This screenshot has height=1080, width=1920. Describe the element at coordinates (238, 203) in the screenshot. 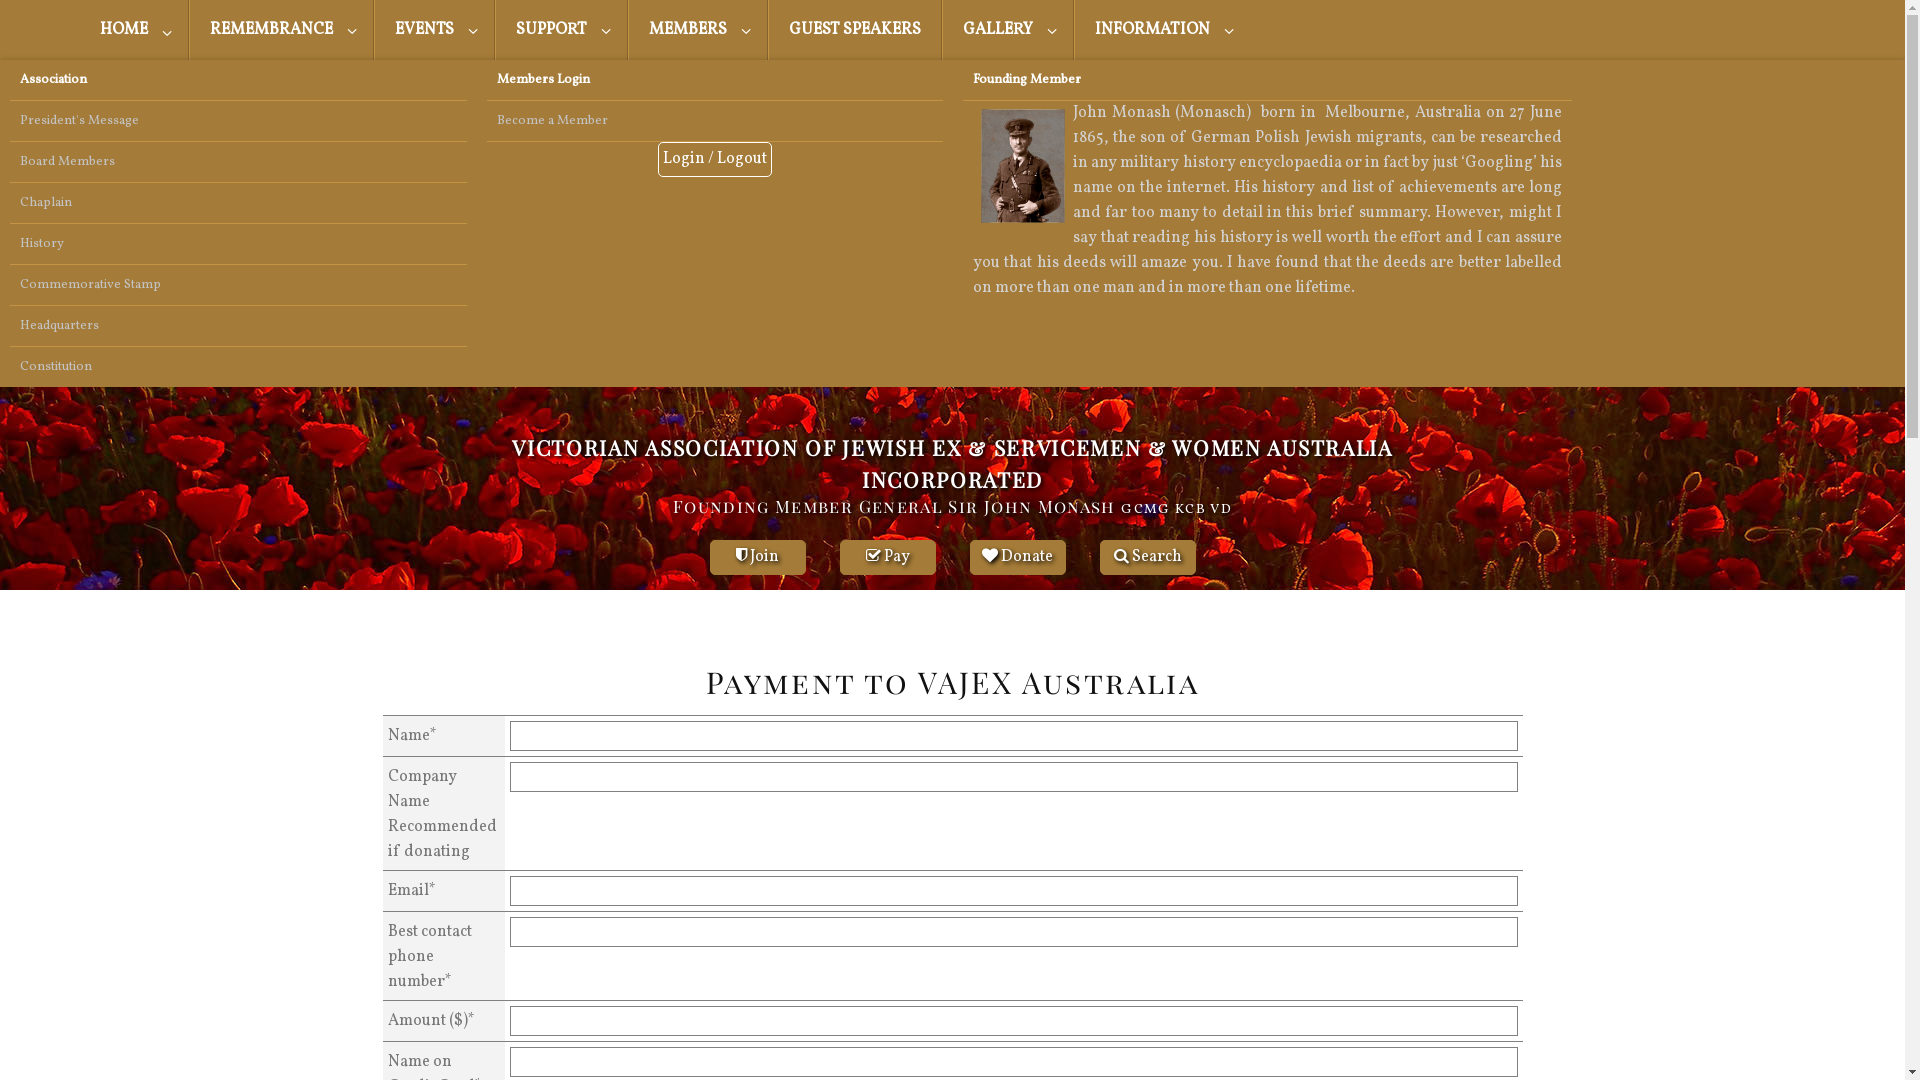

I see `'Chaplain'` at that location.